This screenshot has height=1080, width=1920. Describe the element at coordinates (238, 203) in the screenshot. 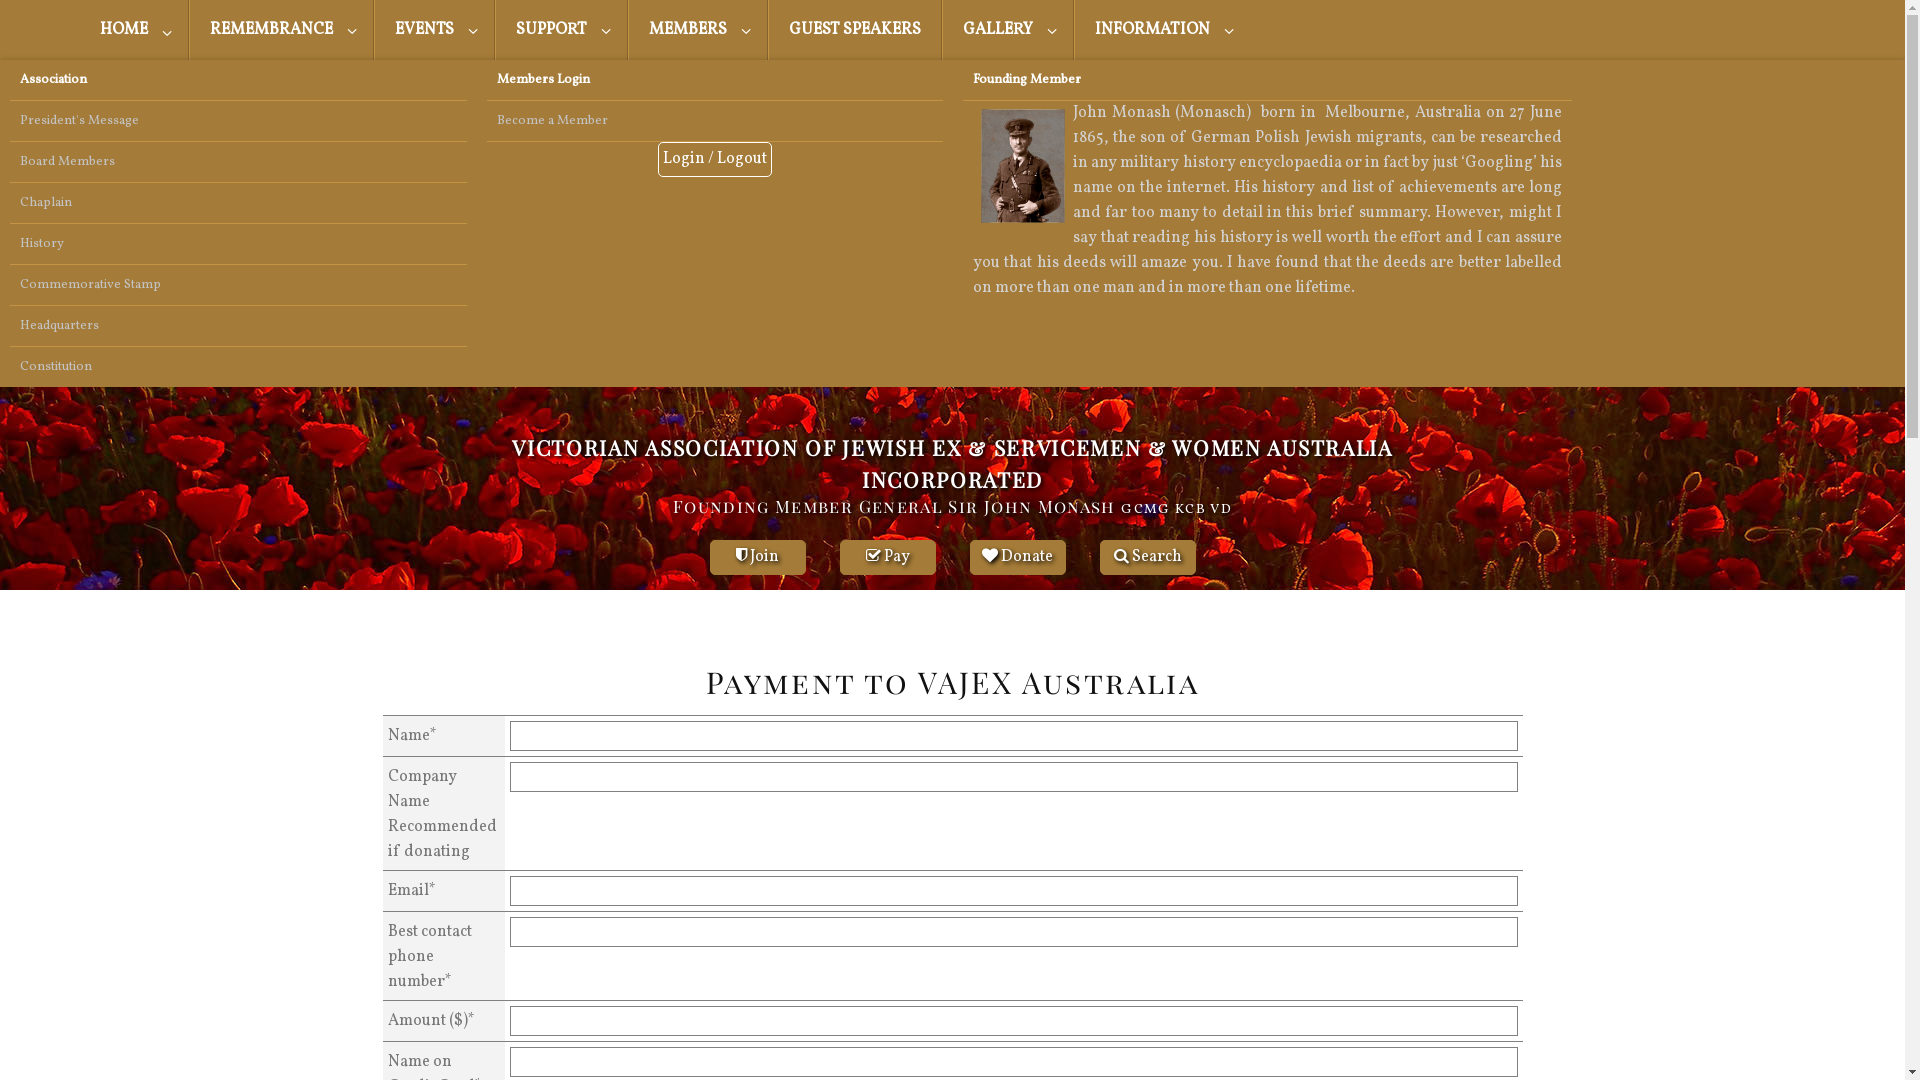

I see `'Chaplain'` at that location.